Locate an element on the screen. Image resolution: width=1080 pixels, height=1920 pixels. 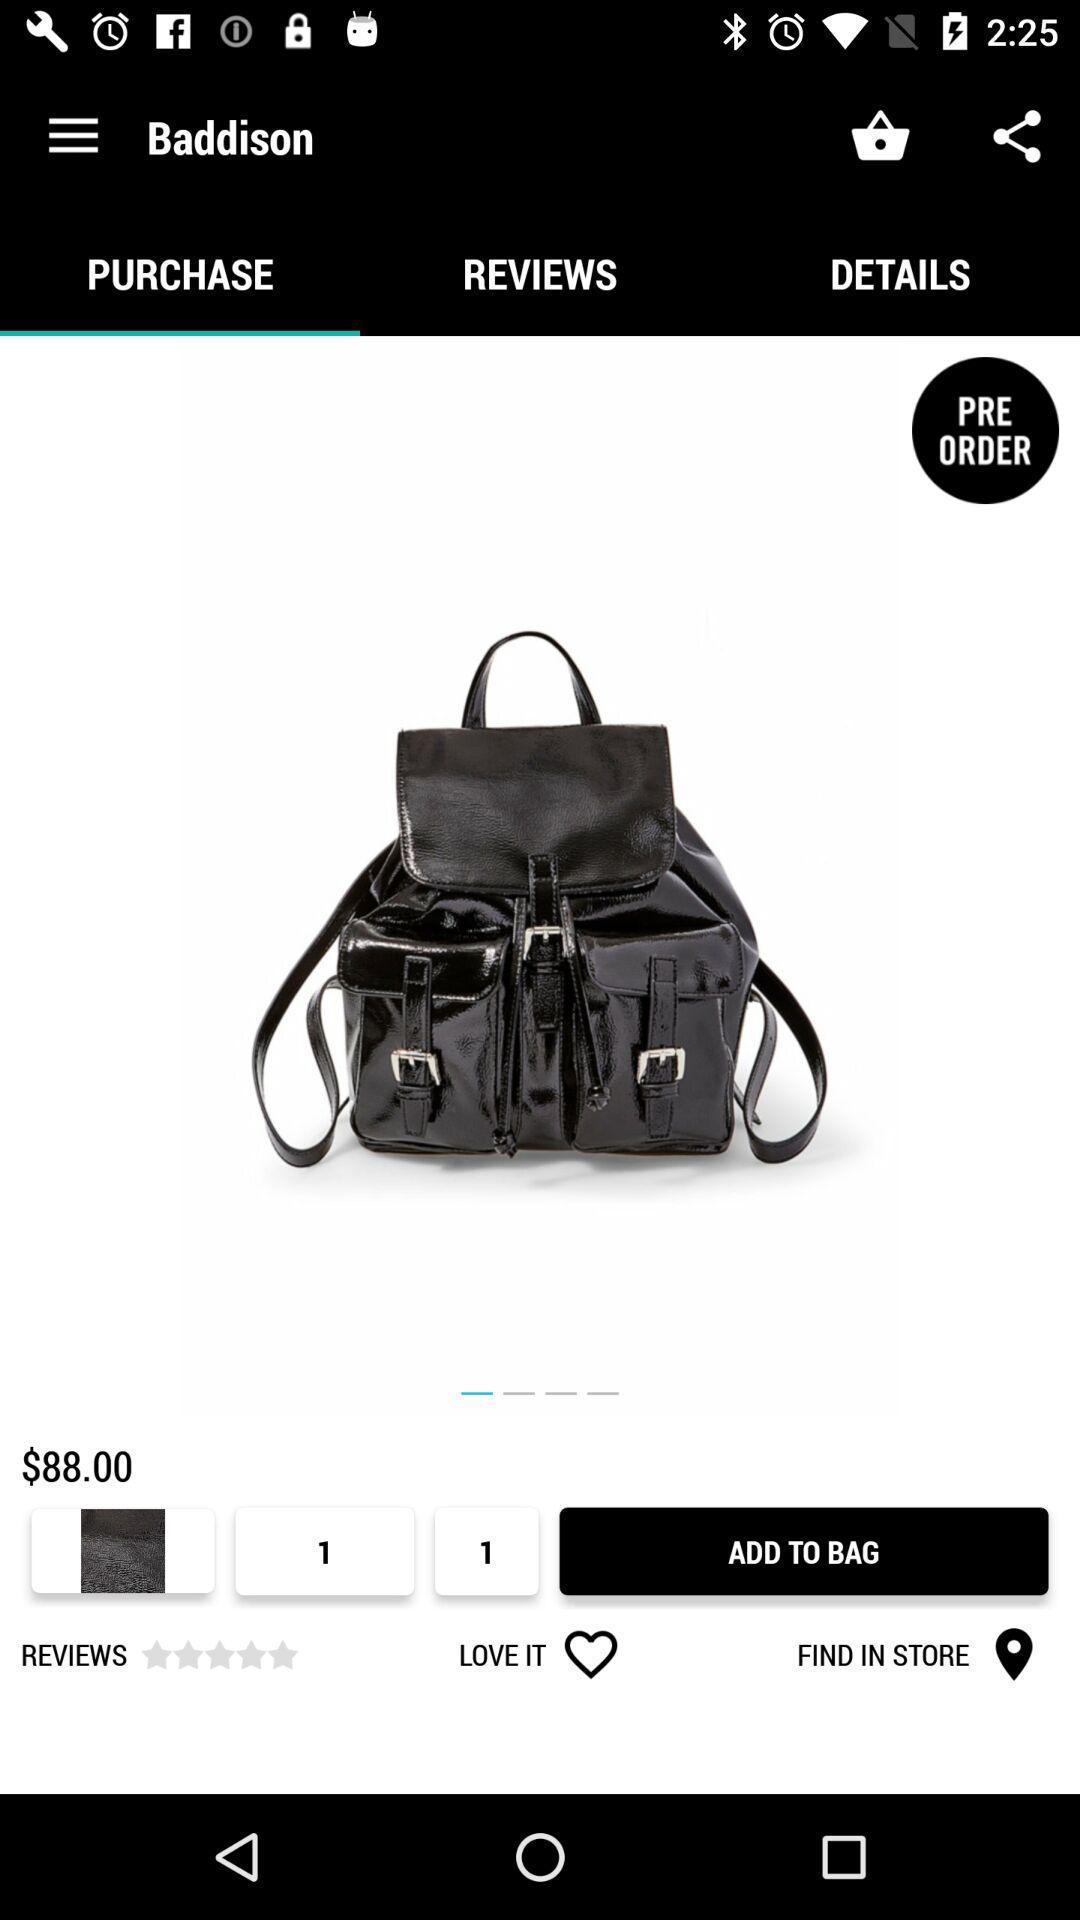
icon above the $88.00 icon is located at coordinates (540, 876).